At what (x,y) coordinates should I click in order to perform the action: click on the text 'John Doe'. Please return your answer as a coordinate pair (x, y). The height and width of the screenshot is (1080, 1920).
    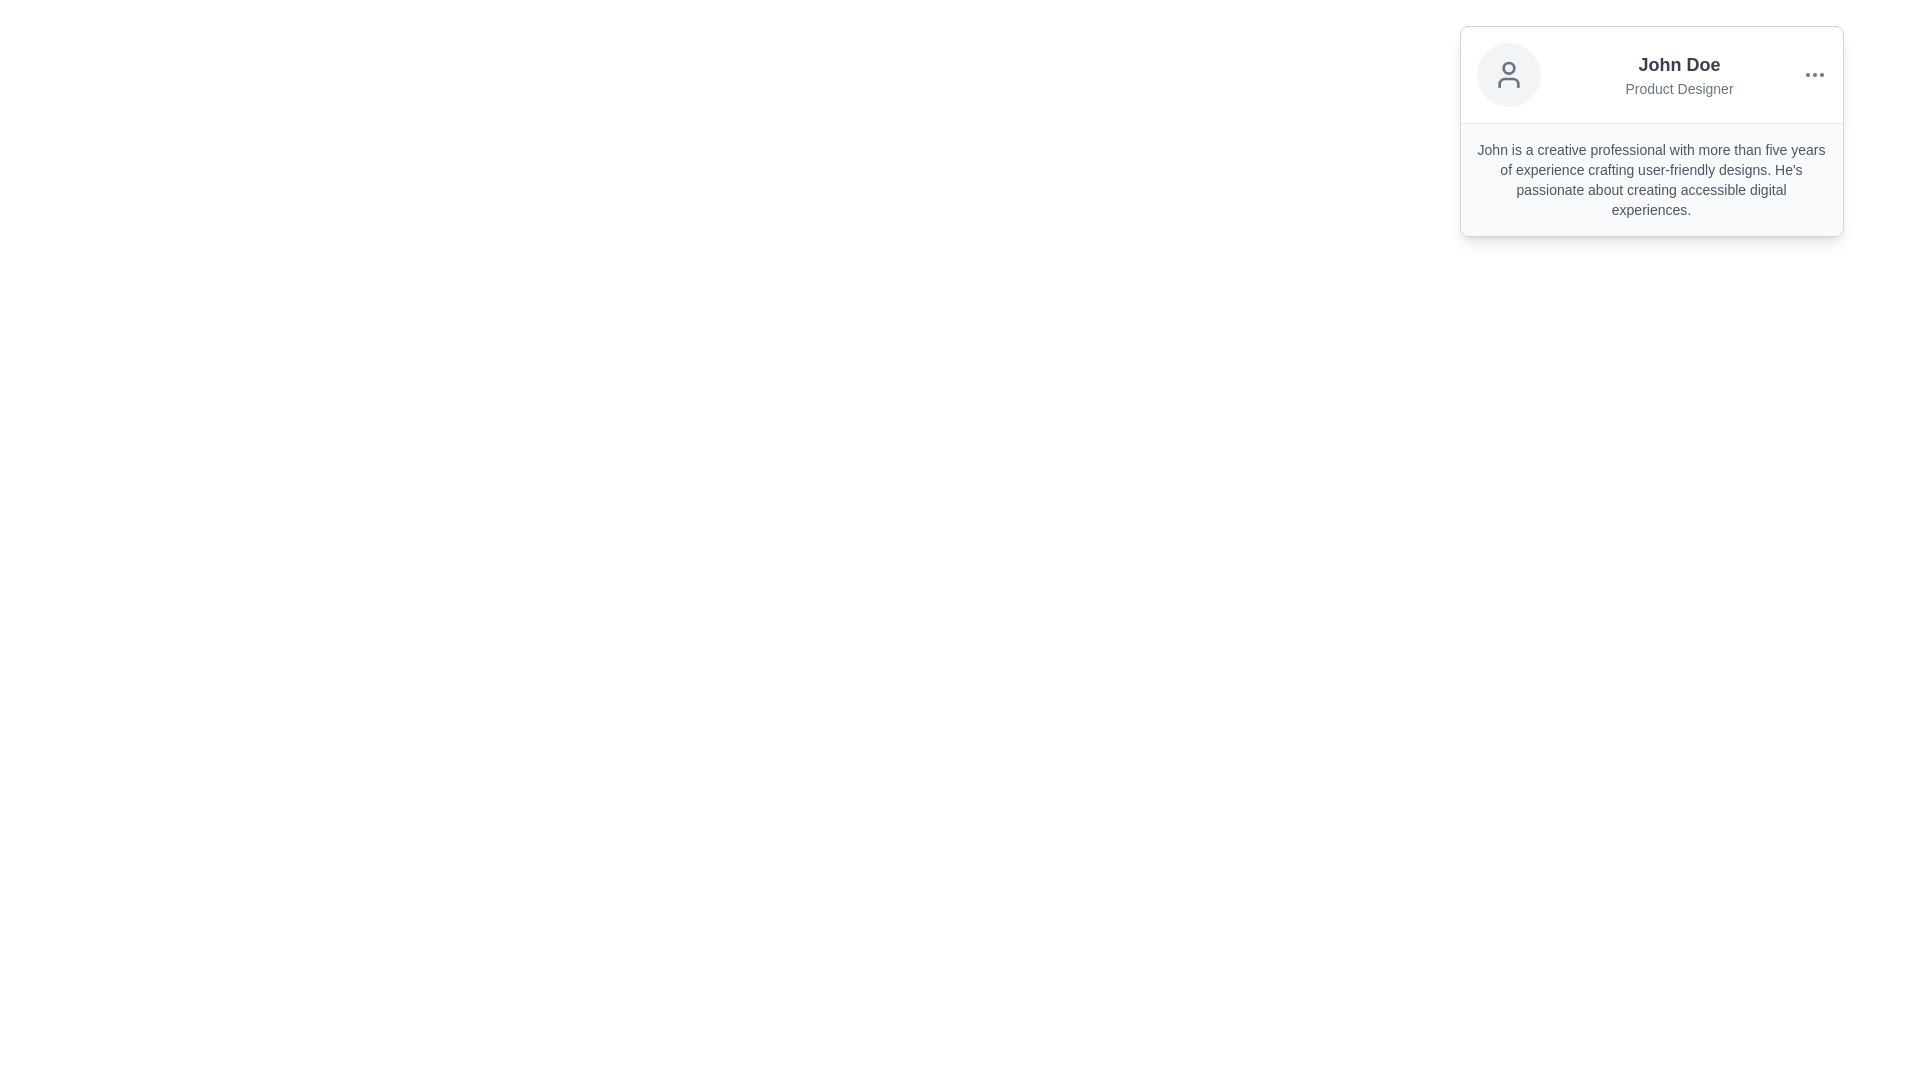
    Looking at the image, I should click on (1651, 73).